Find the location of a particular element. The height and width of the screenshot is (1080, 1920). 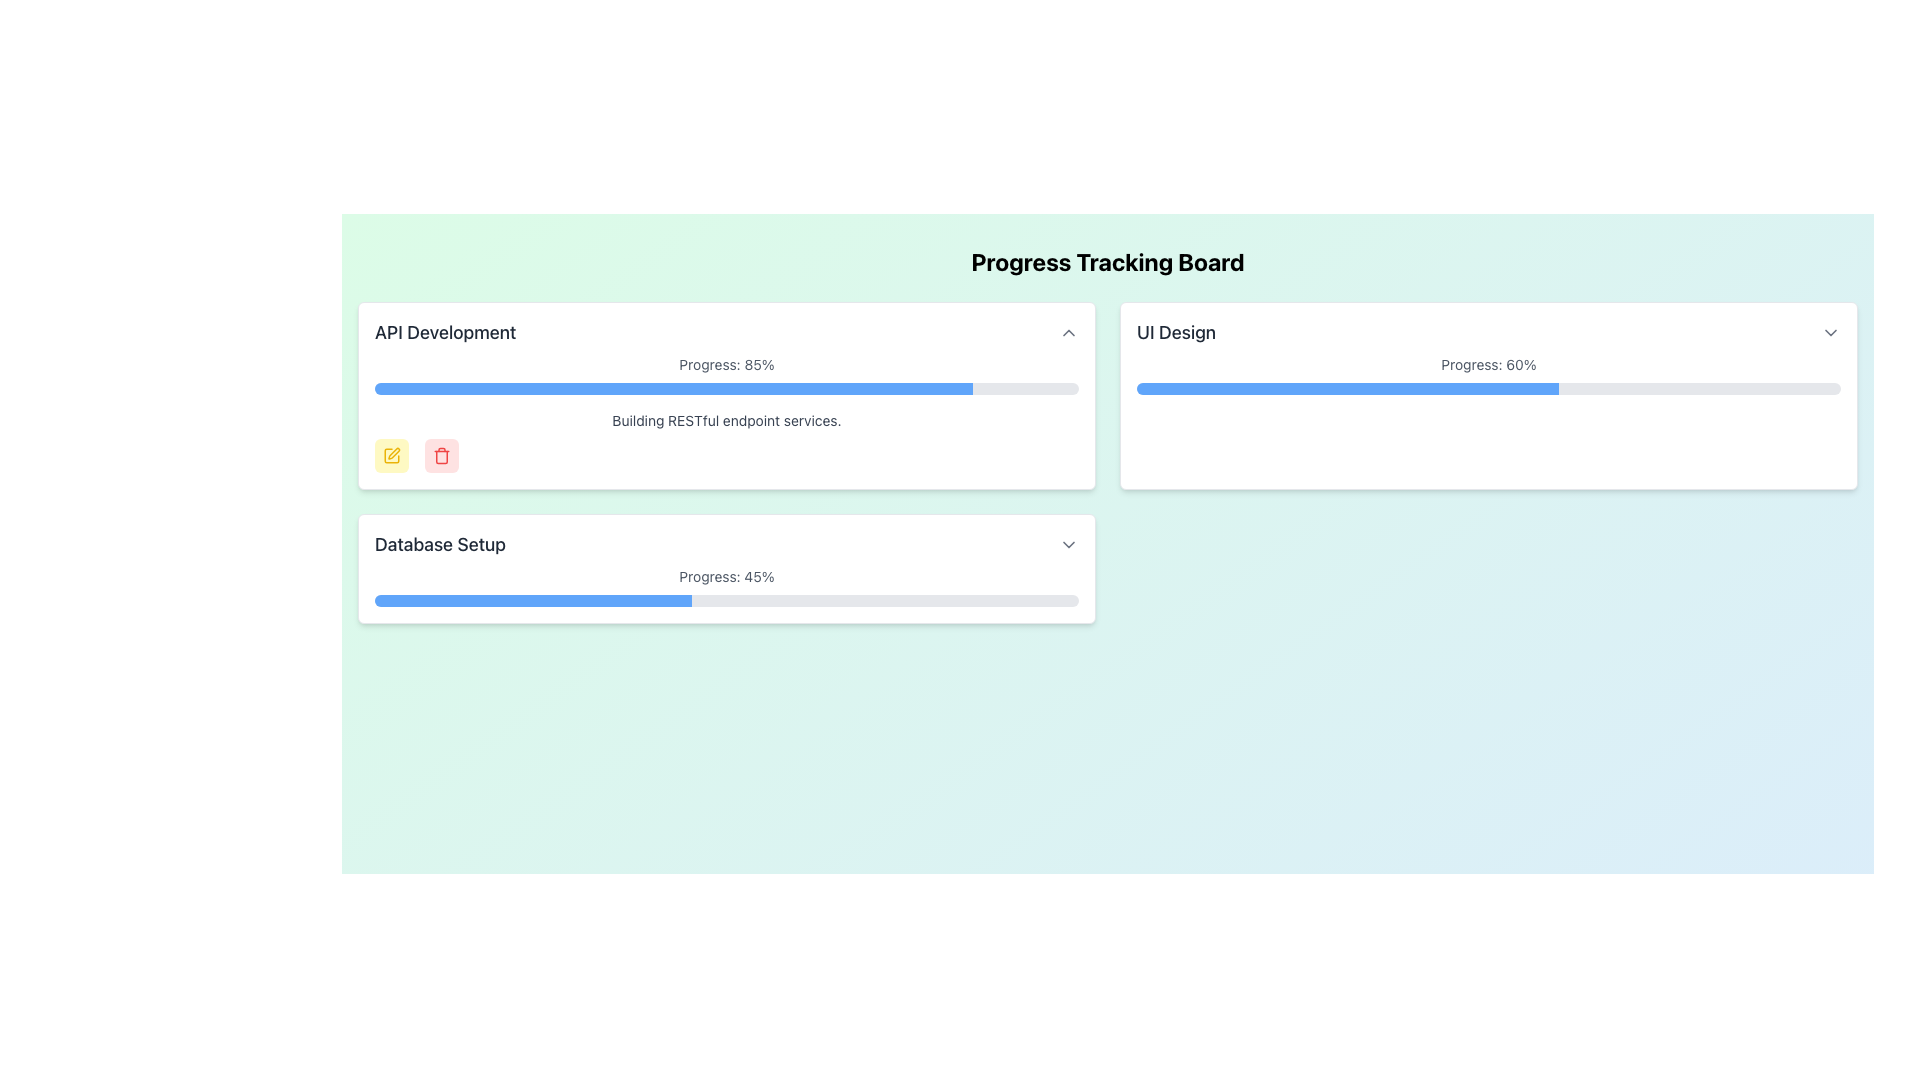

the progress bar is located at coordinates (595, 600).